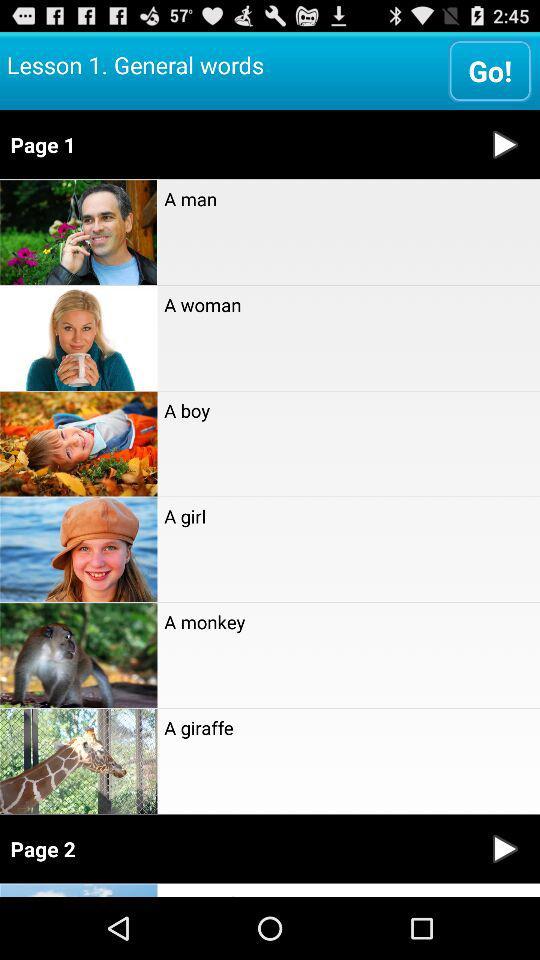  I want to click on a woman, so click(347, 304).